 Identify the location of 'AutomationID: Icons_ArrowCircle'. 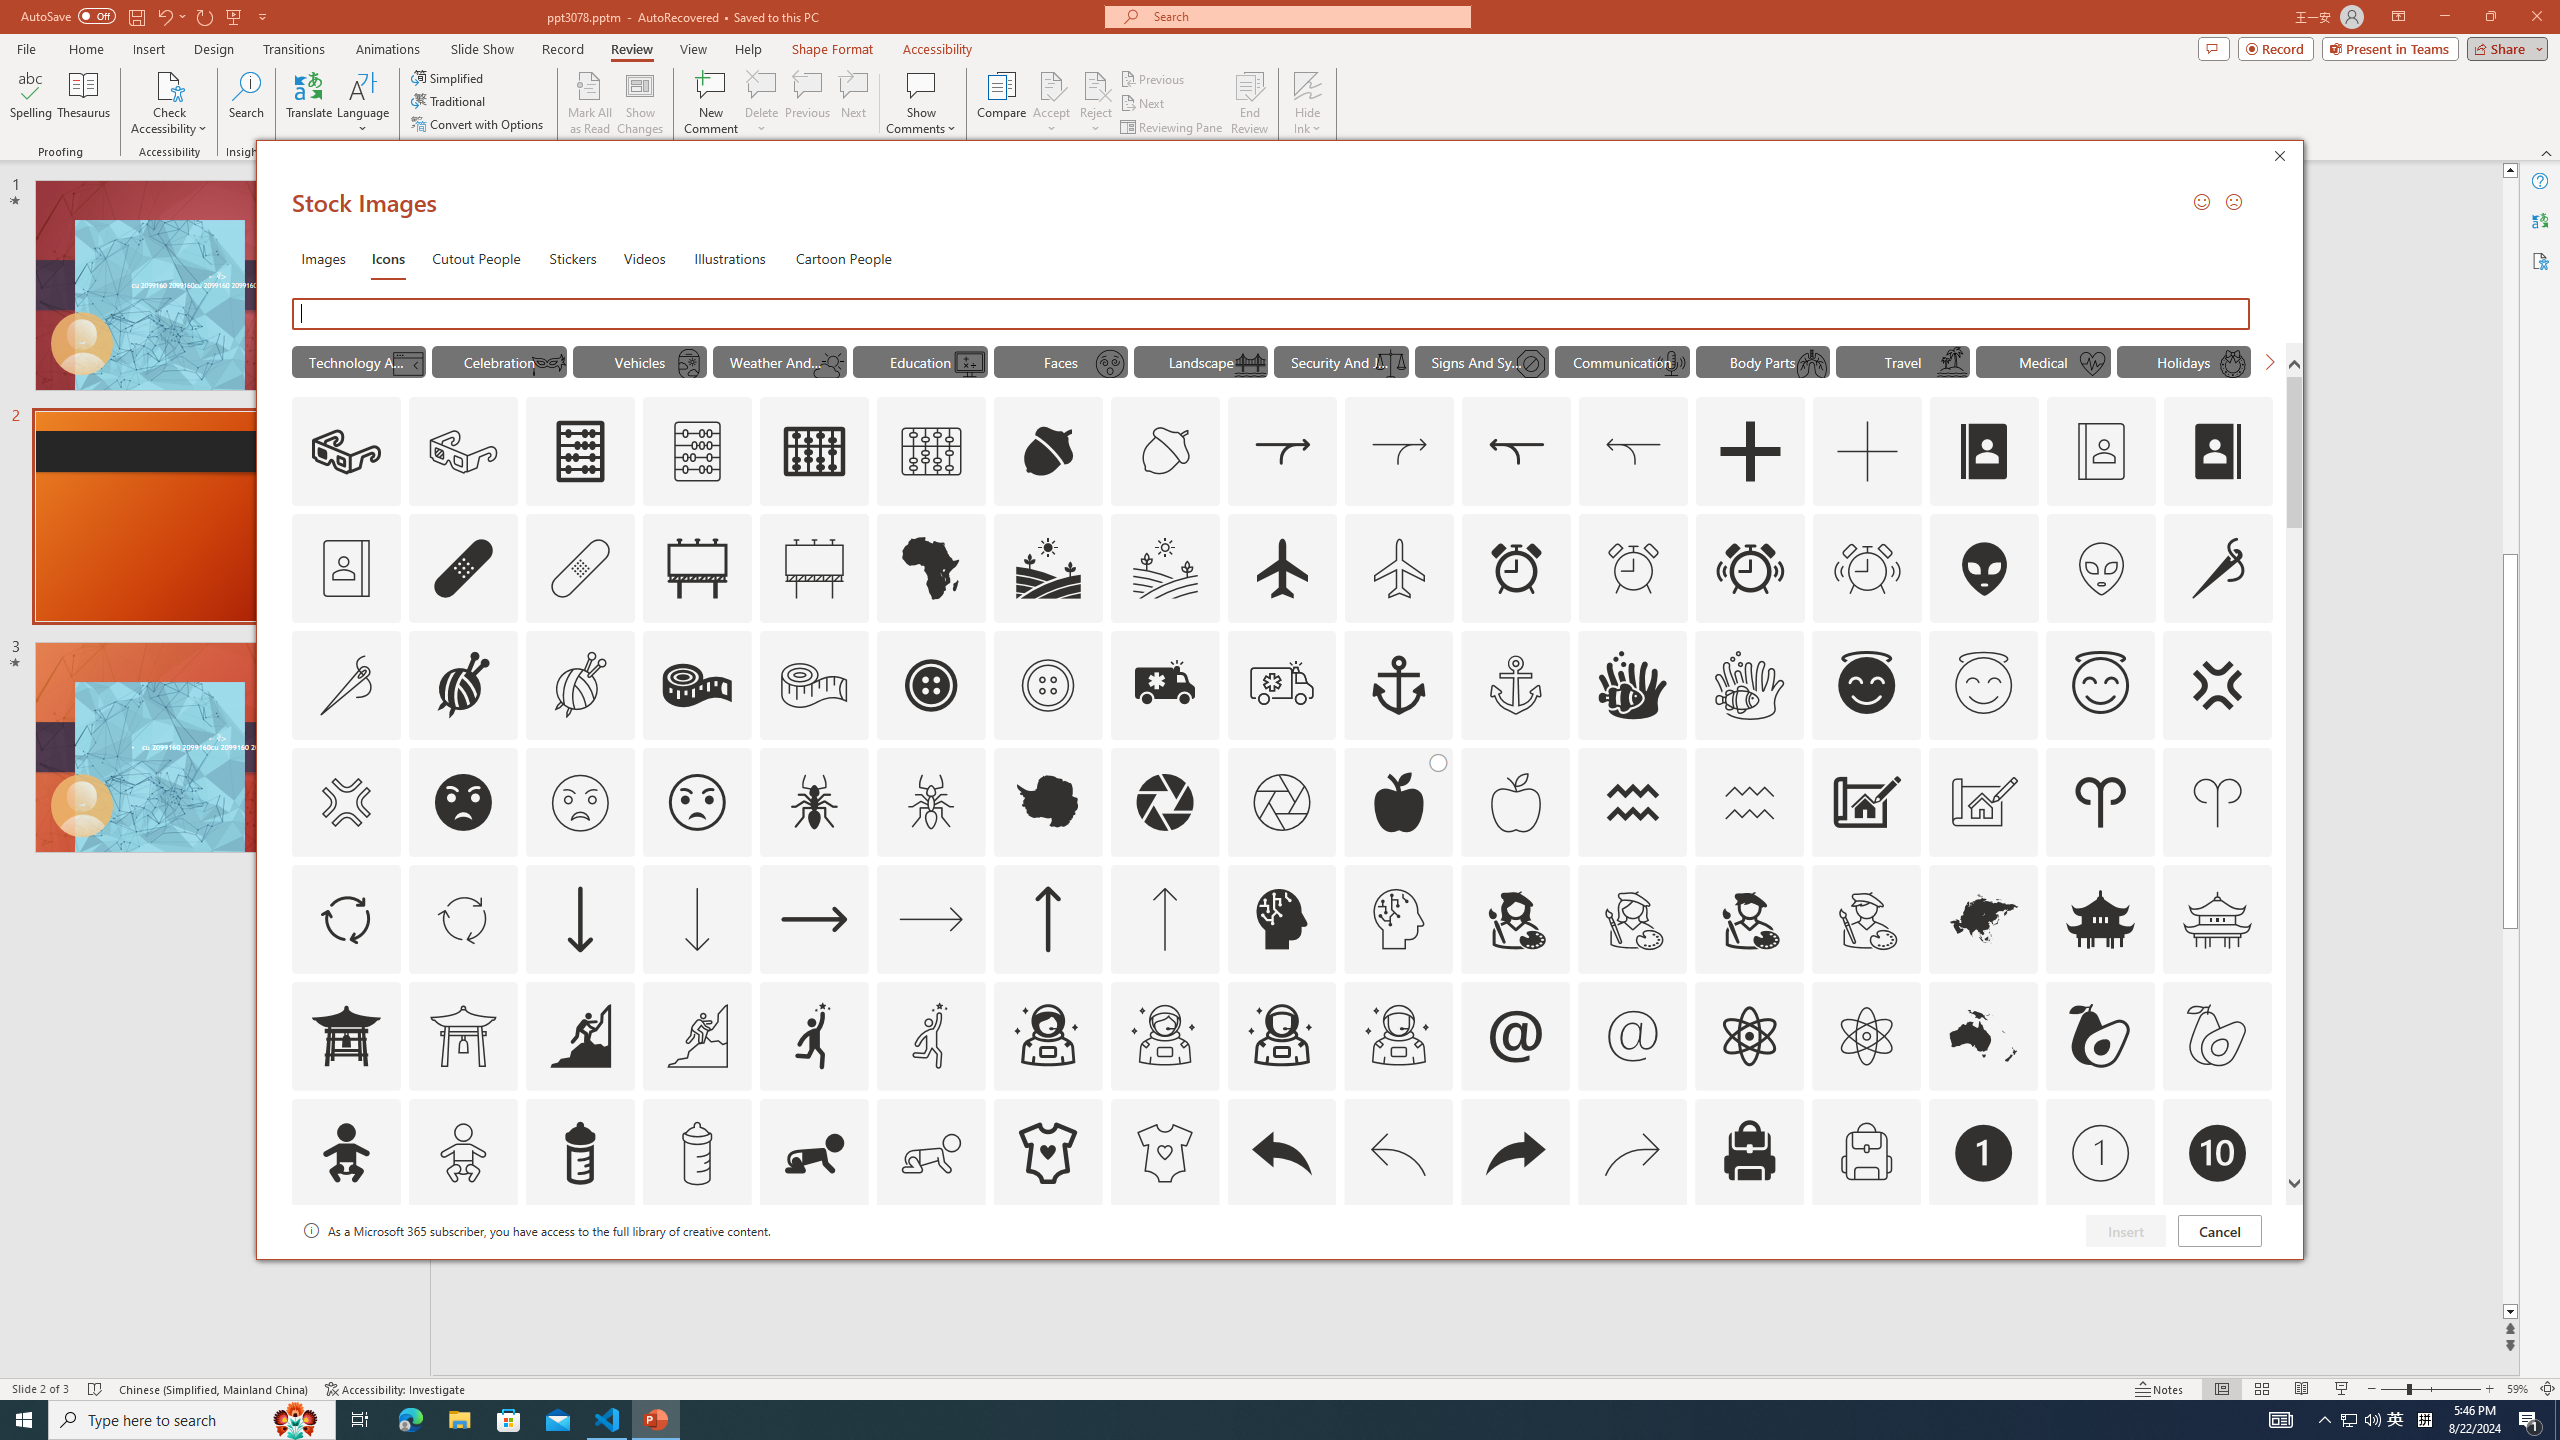
(345, 918).